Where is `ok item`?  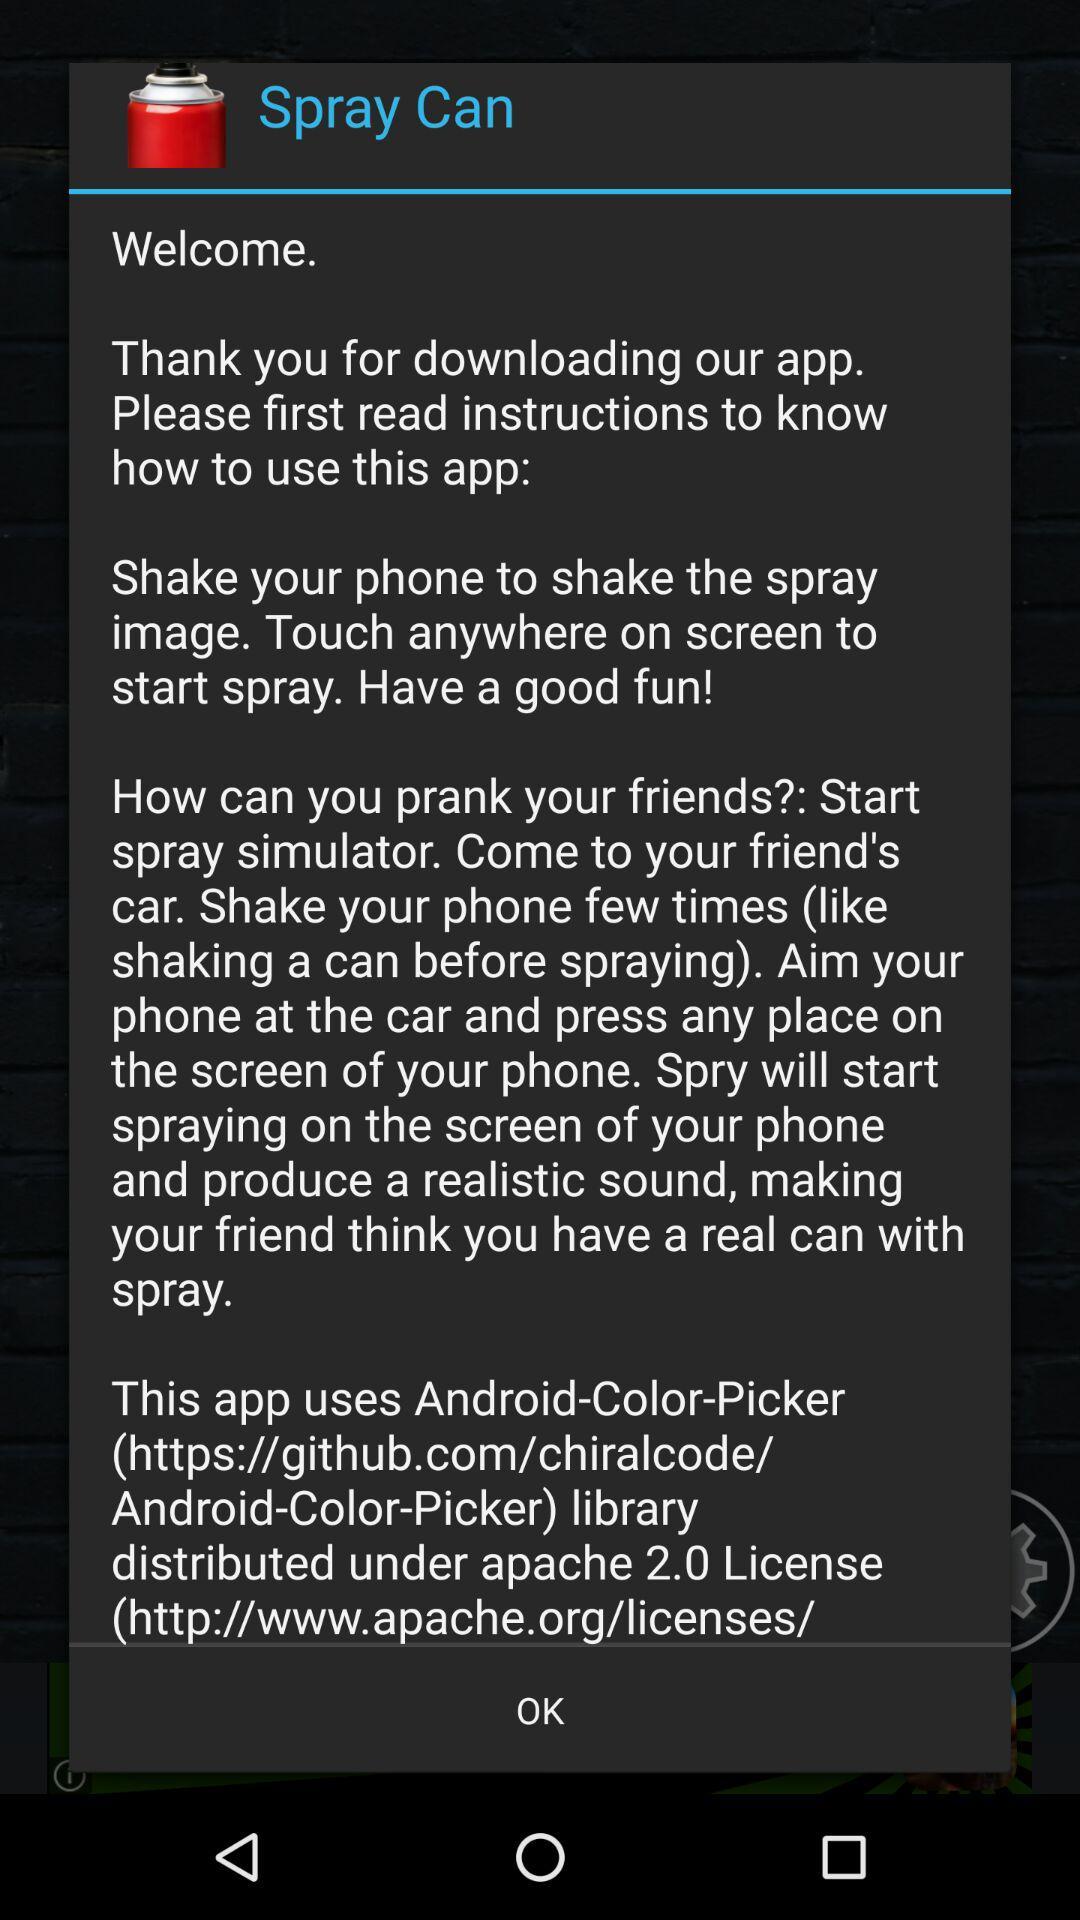
ok item is located at coordinates (540, 1708).